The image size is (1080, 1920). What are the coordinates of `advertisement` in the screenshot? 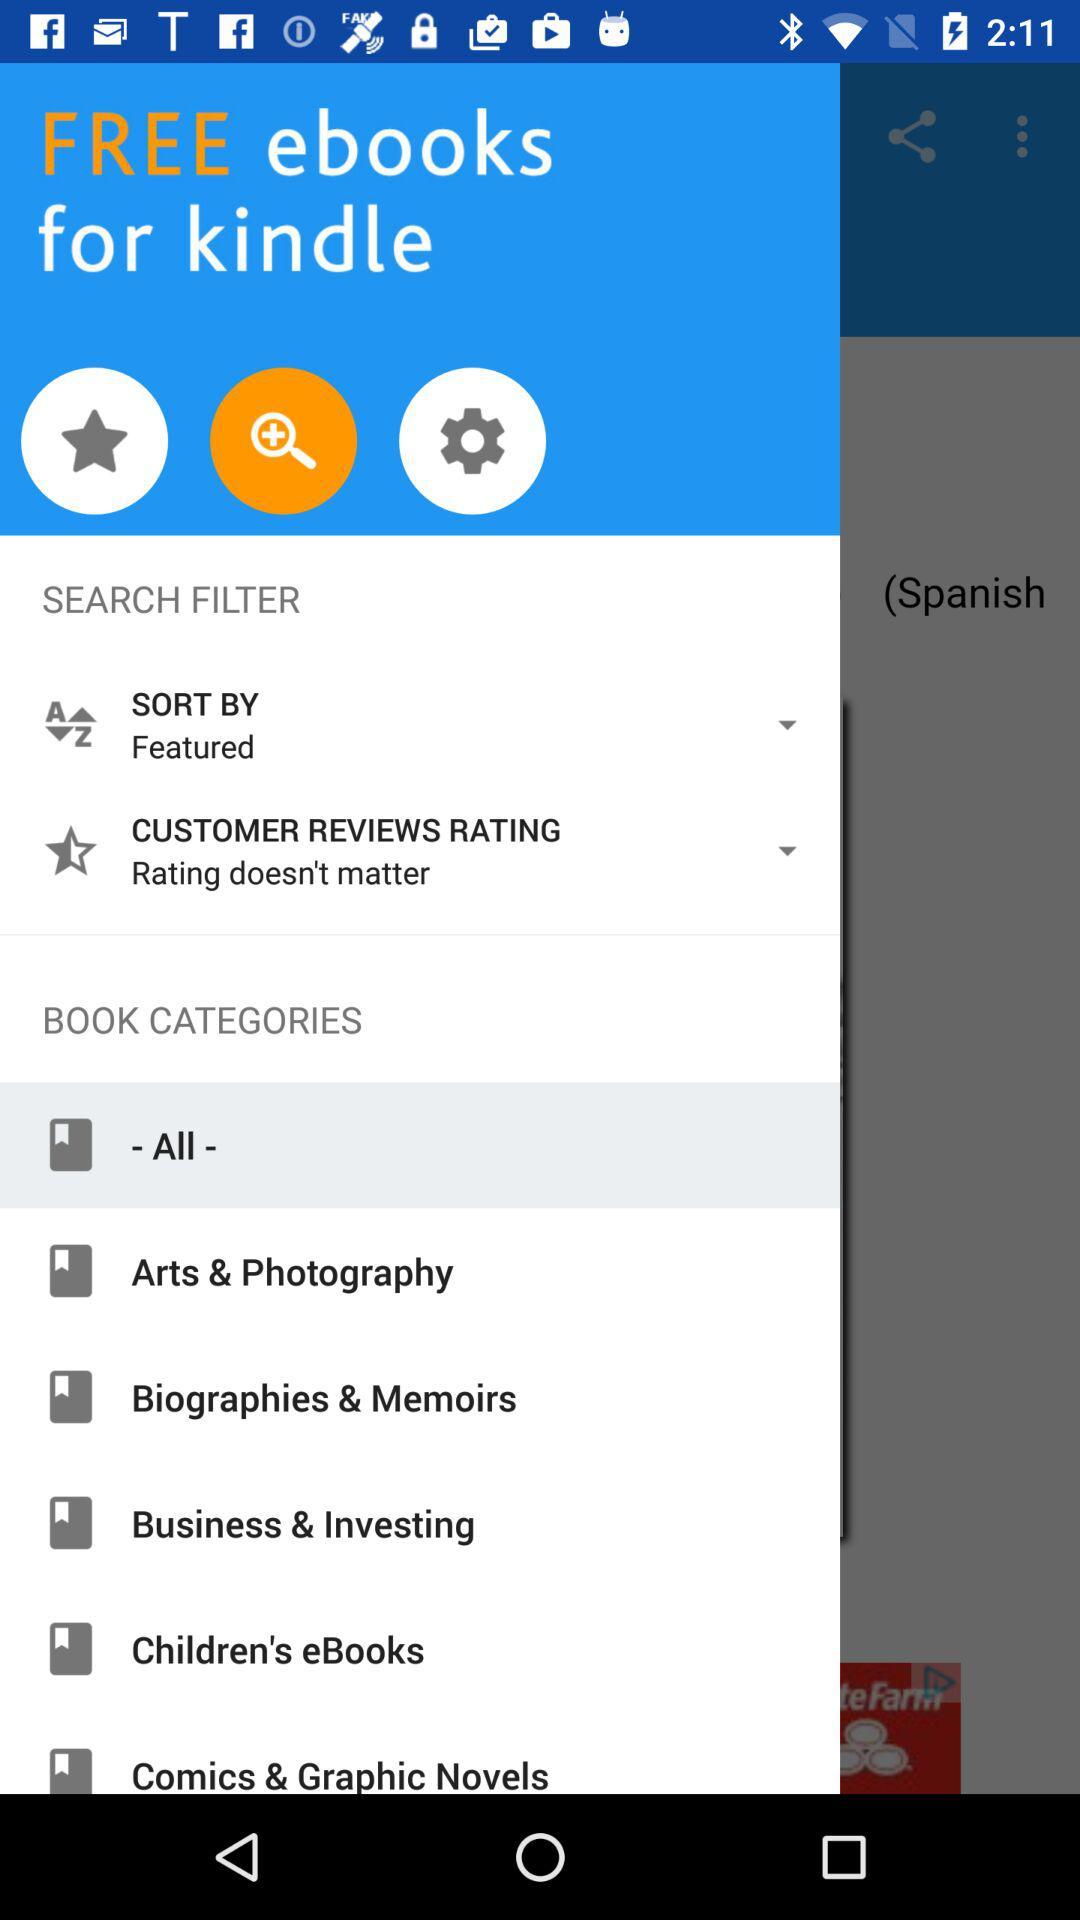 It's located at (540, 1727).